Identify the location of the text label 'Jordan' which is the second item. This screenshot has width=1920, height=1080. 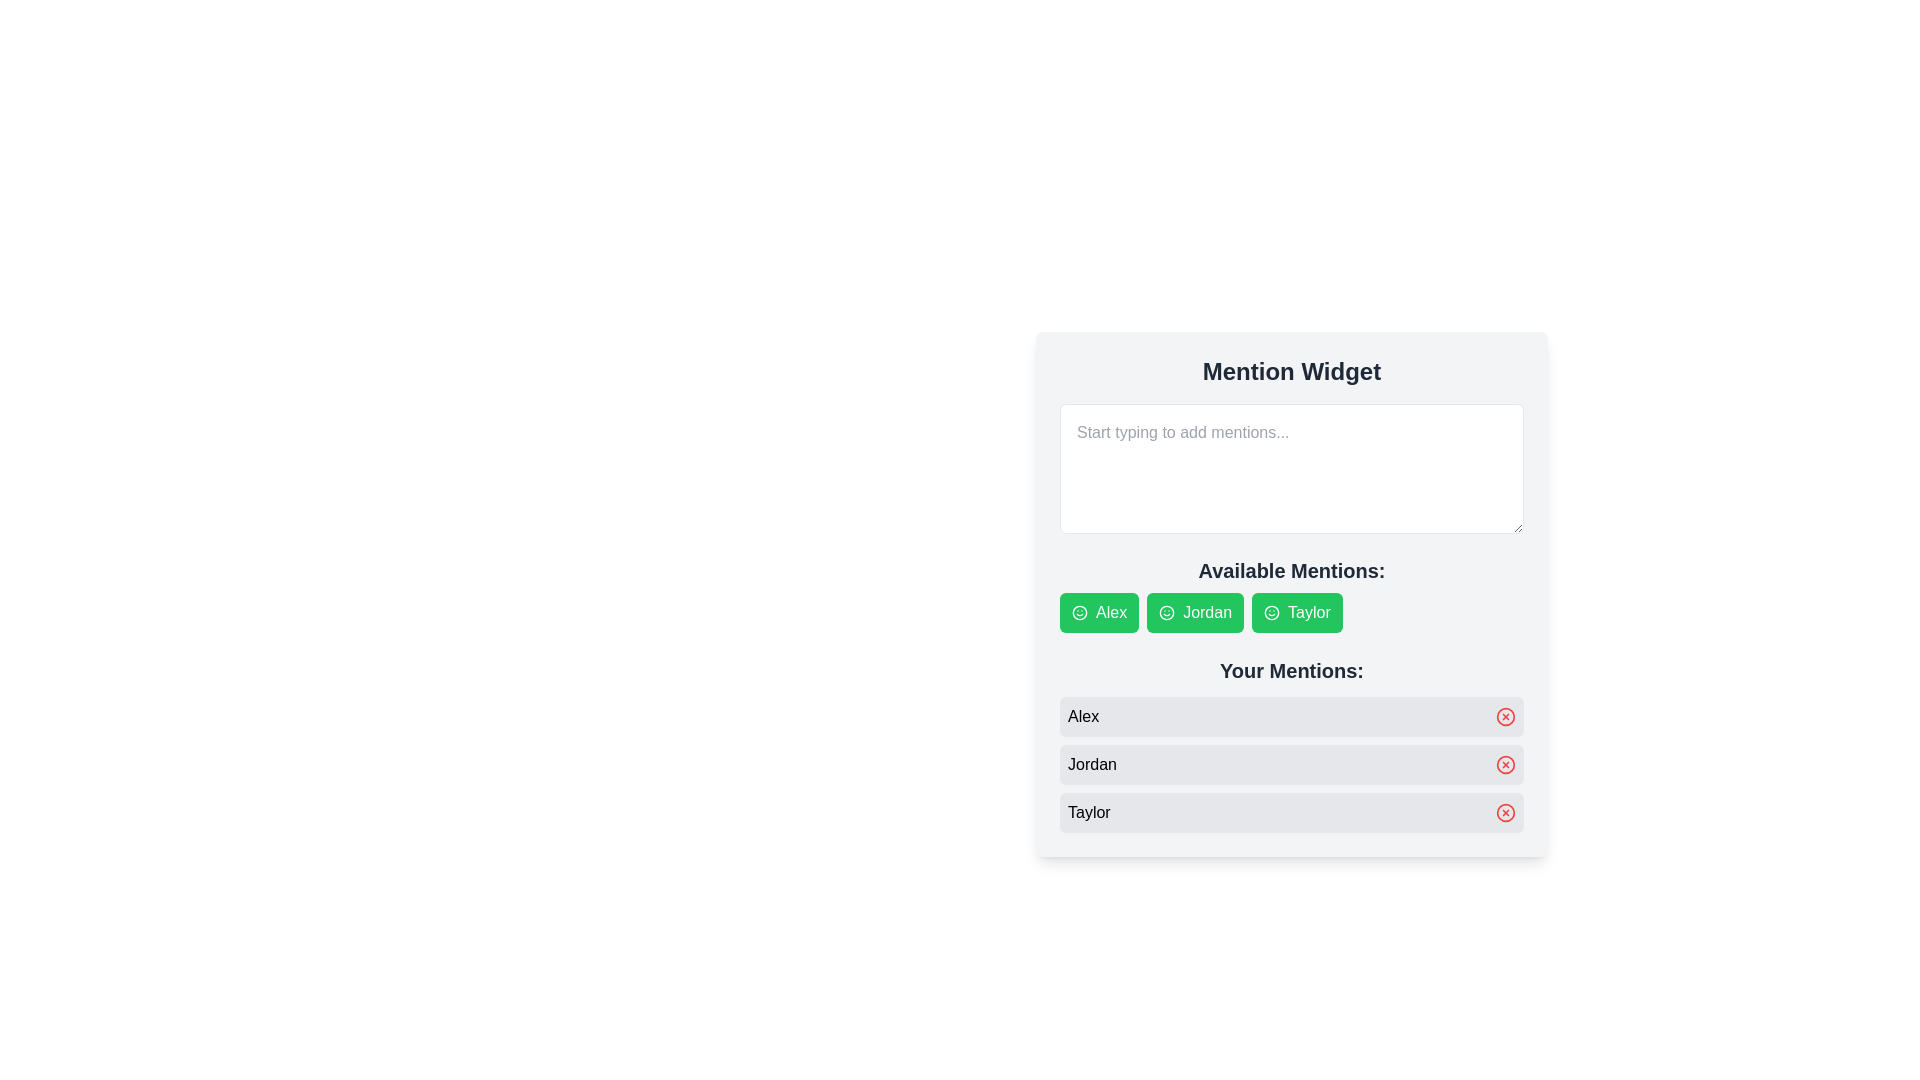
(1091, 764).